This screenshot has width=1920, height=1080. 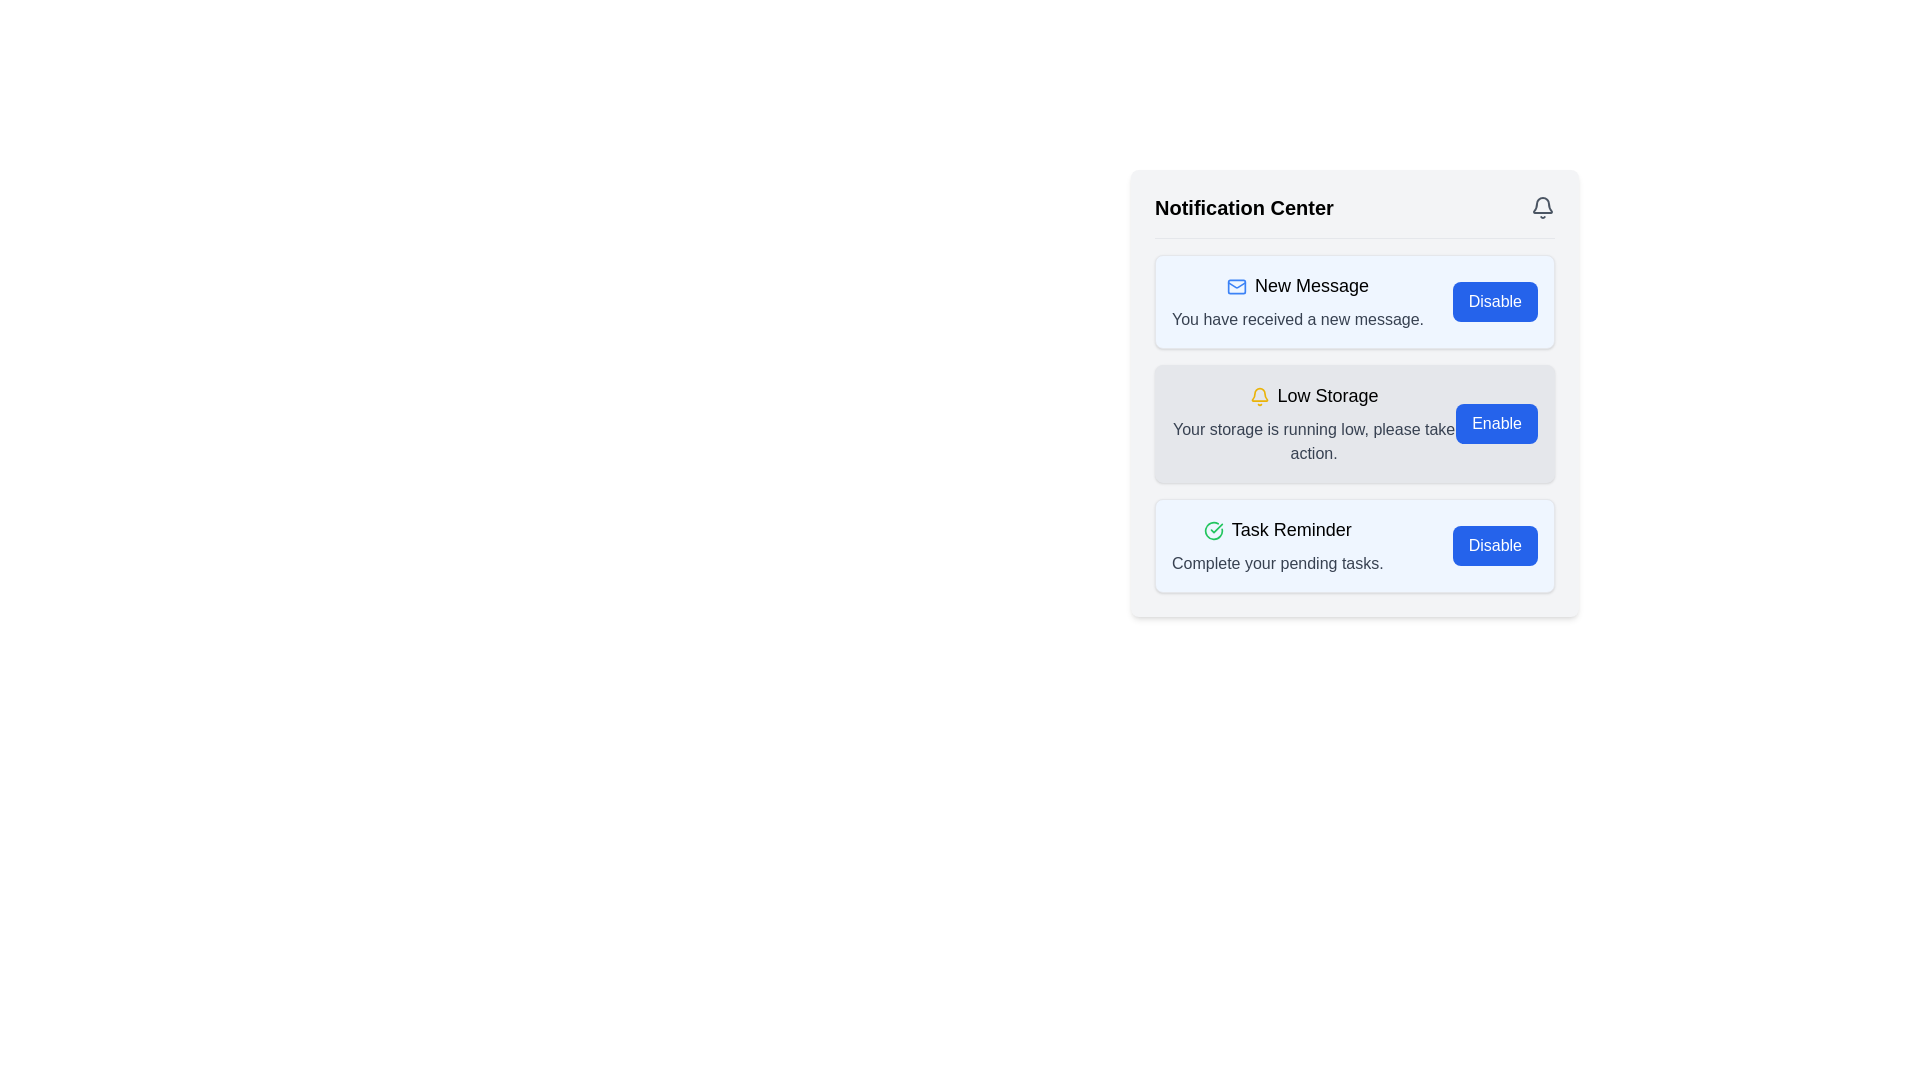 What do you see at coordinates (1212, 530) in the screenshot?
I see `the success indicator icon located to the left of the 'Task Reminder' text in the Notification Center` at bounding box center [1212, 530].